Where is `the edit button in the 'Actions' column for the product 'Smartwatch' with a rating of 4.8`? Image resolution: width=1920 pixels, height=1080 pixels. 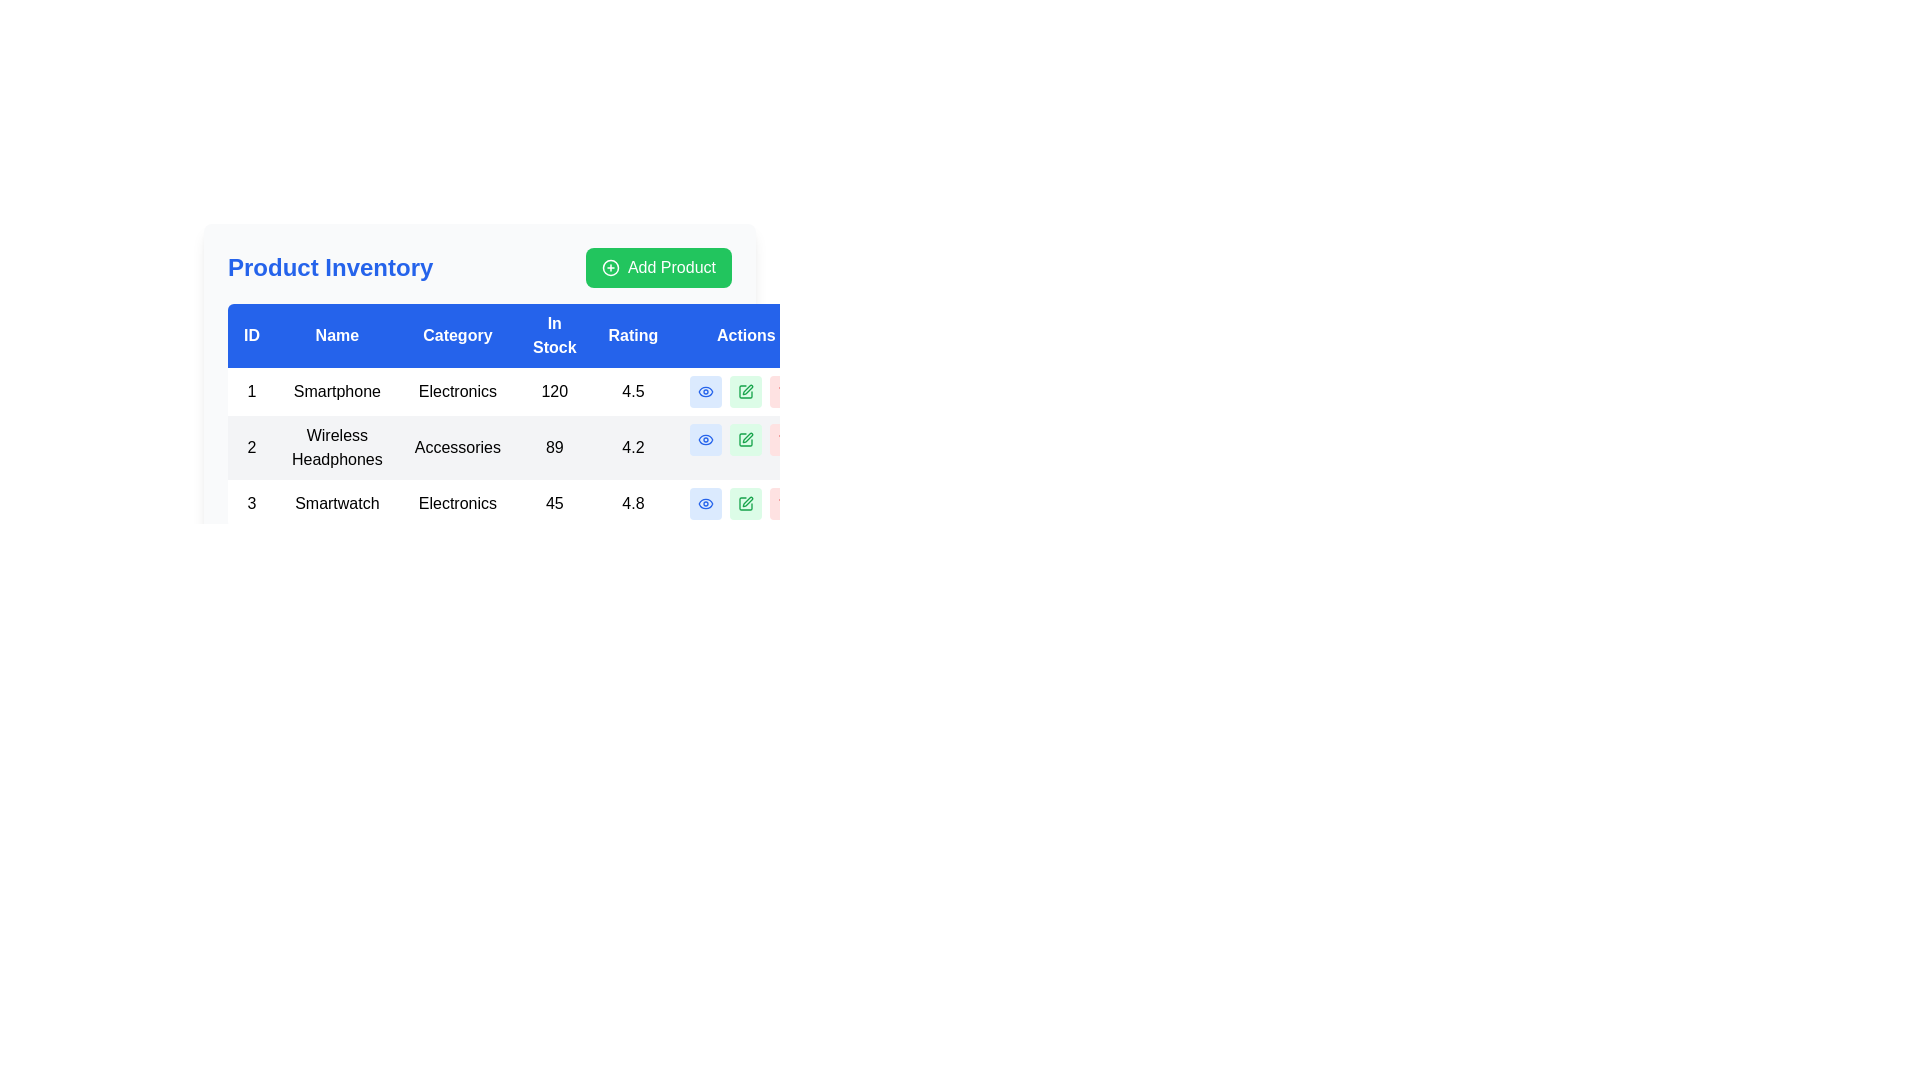 the edit button in the 'Actions' column for the product 'Smartwatch' with a rating of 4.8 is located at coordinates (745, 503).